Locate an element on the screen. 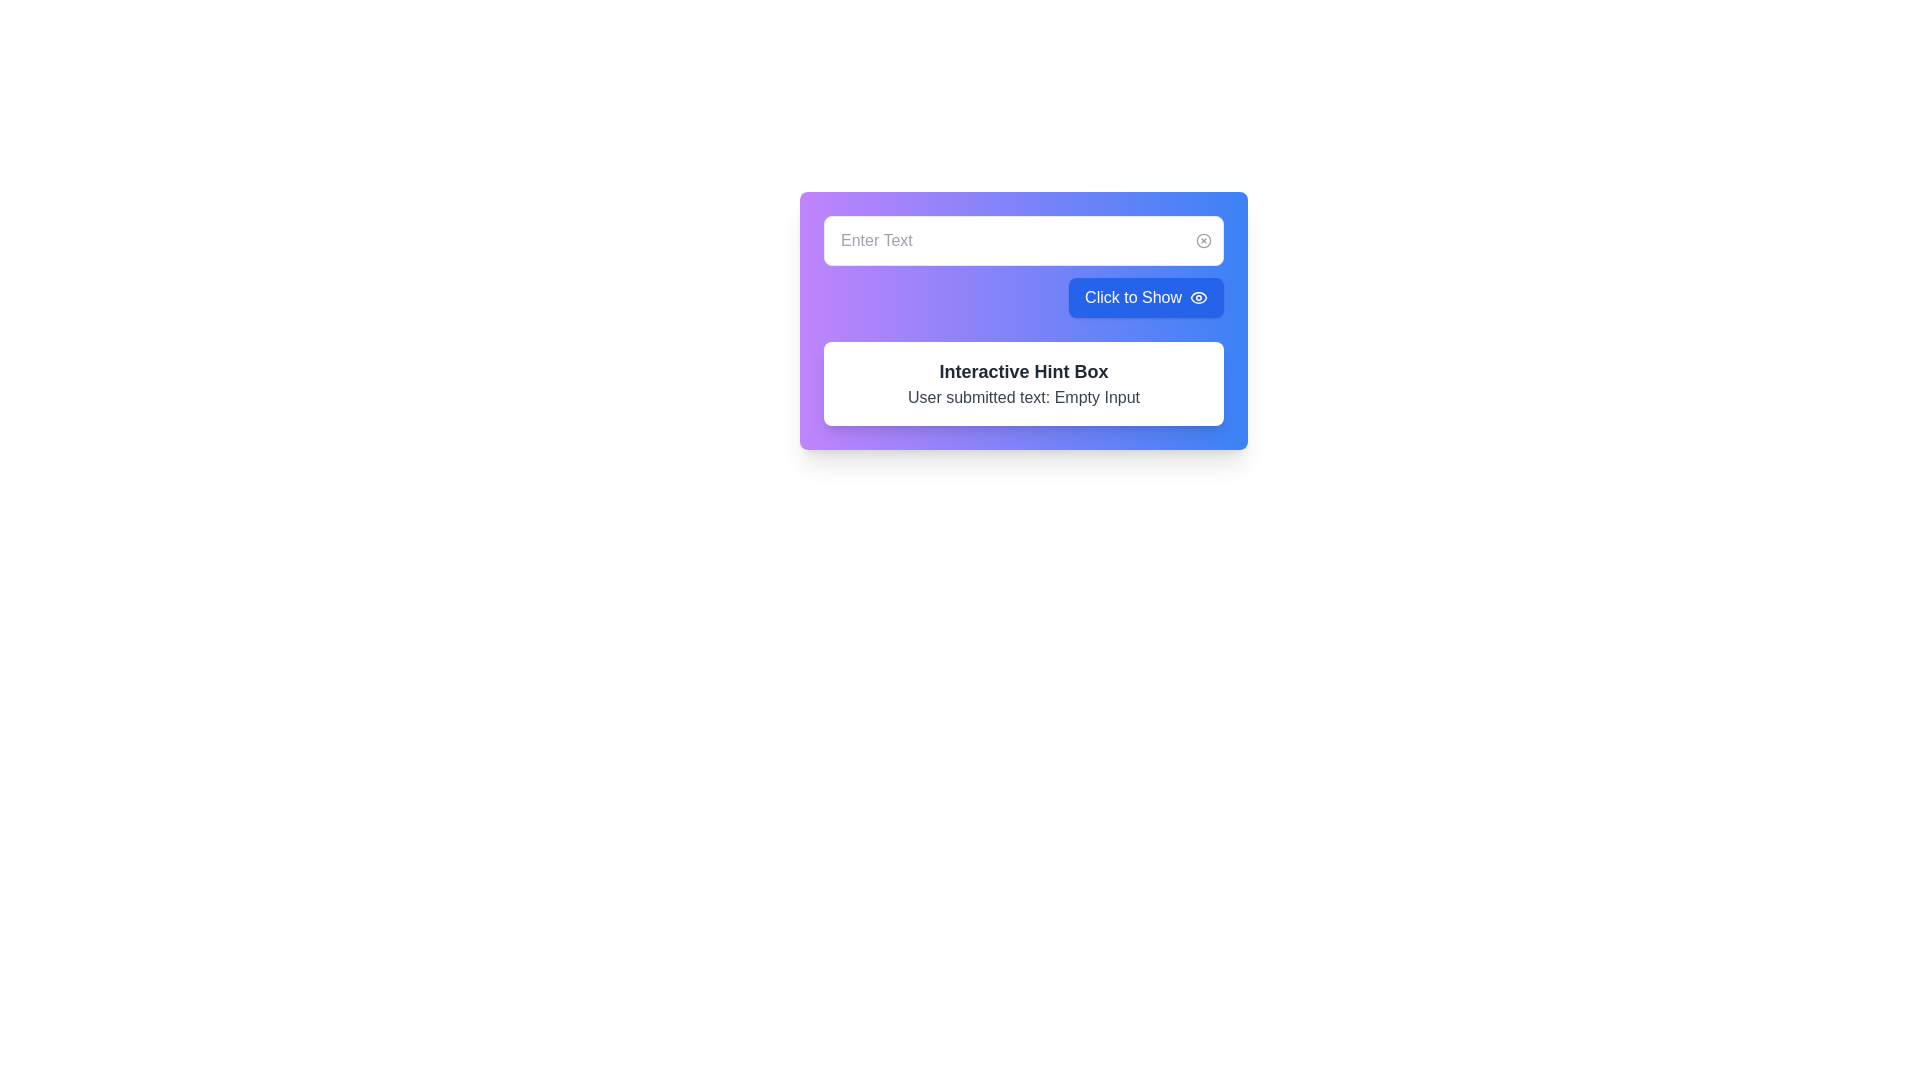  the eye icon located on the 'Click to Show' button is located at coordinates (1199, 297).